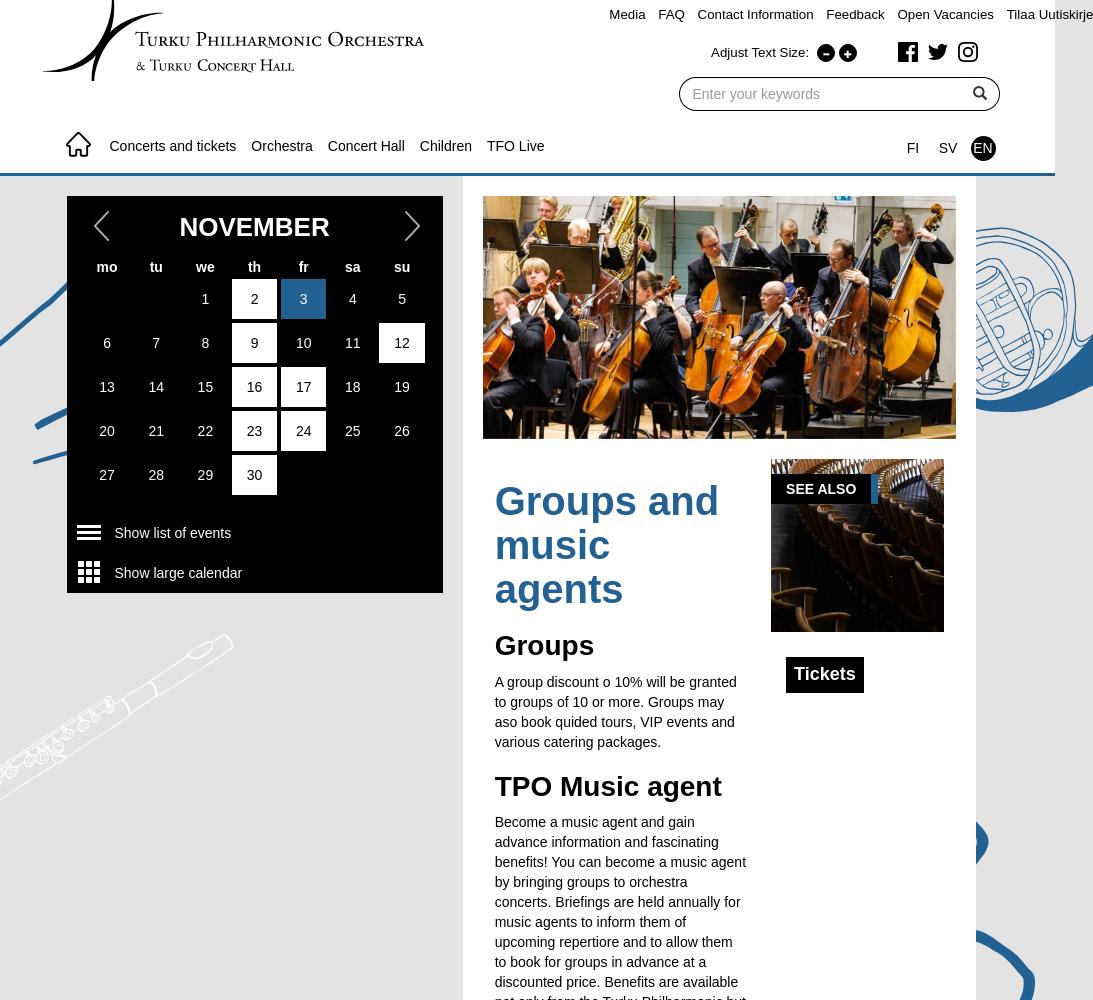  I want to click on '13', so click(98, 386).